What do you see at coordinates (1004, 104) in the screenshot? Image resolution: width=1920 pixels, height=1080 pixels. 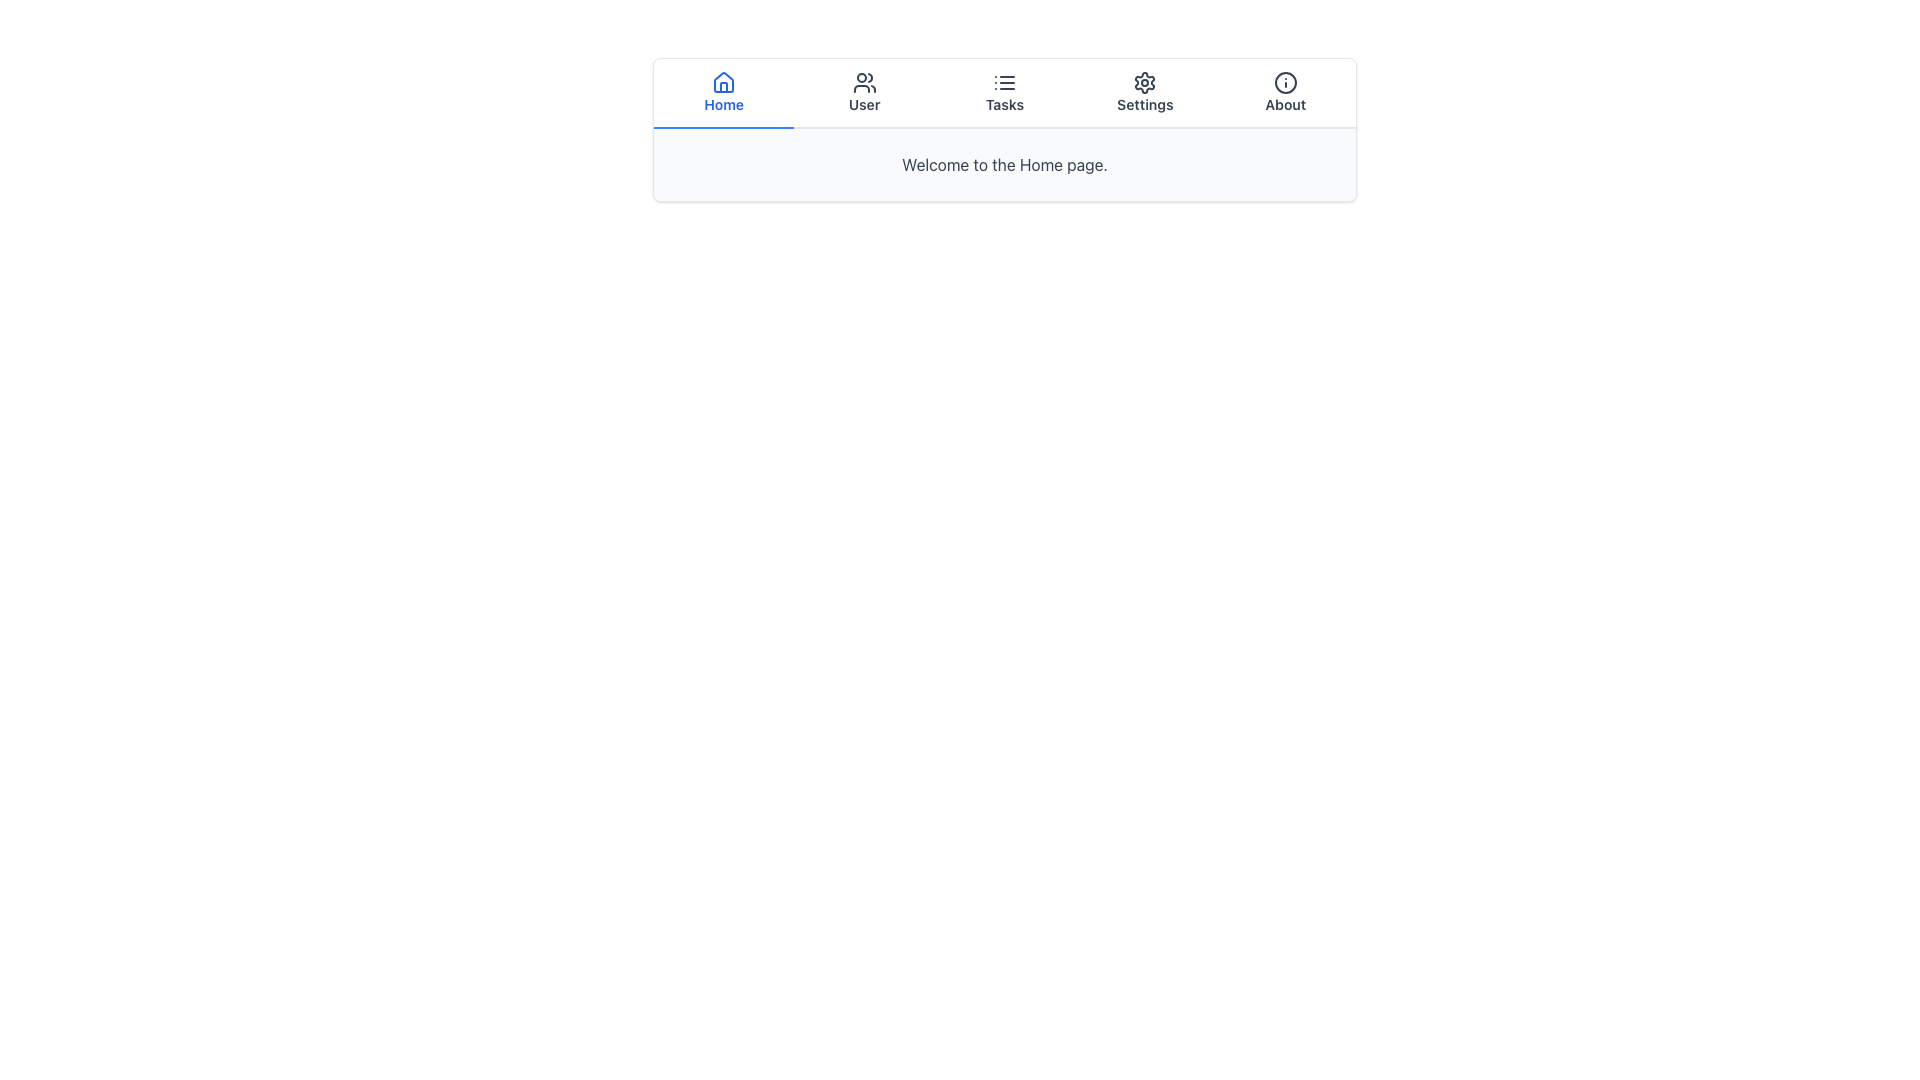 I see `the 'Tasks' navigation label, which is the third item in the horizontal navigation bar situated between 'User' and 'Settings'` at bounding box center [1004, 104].